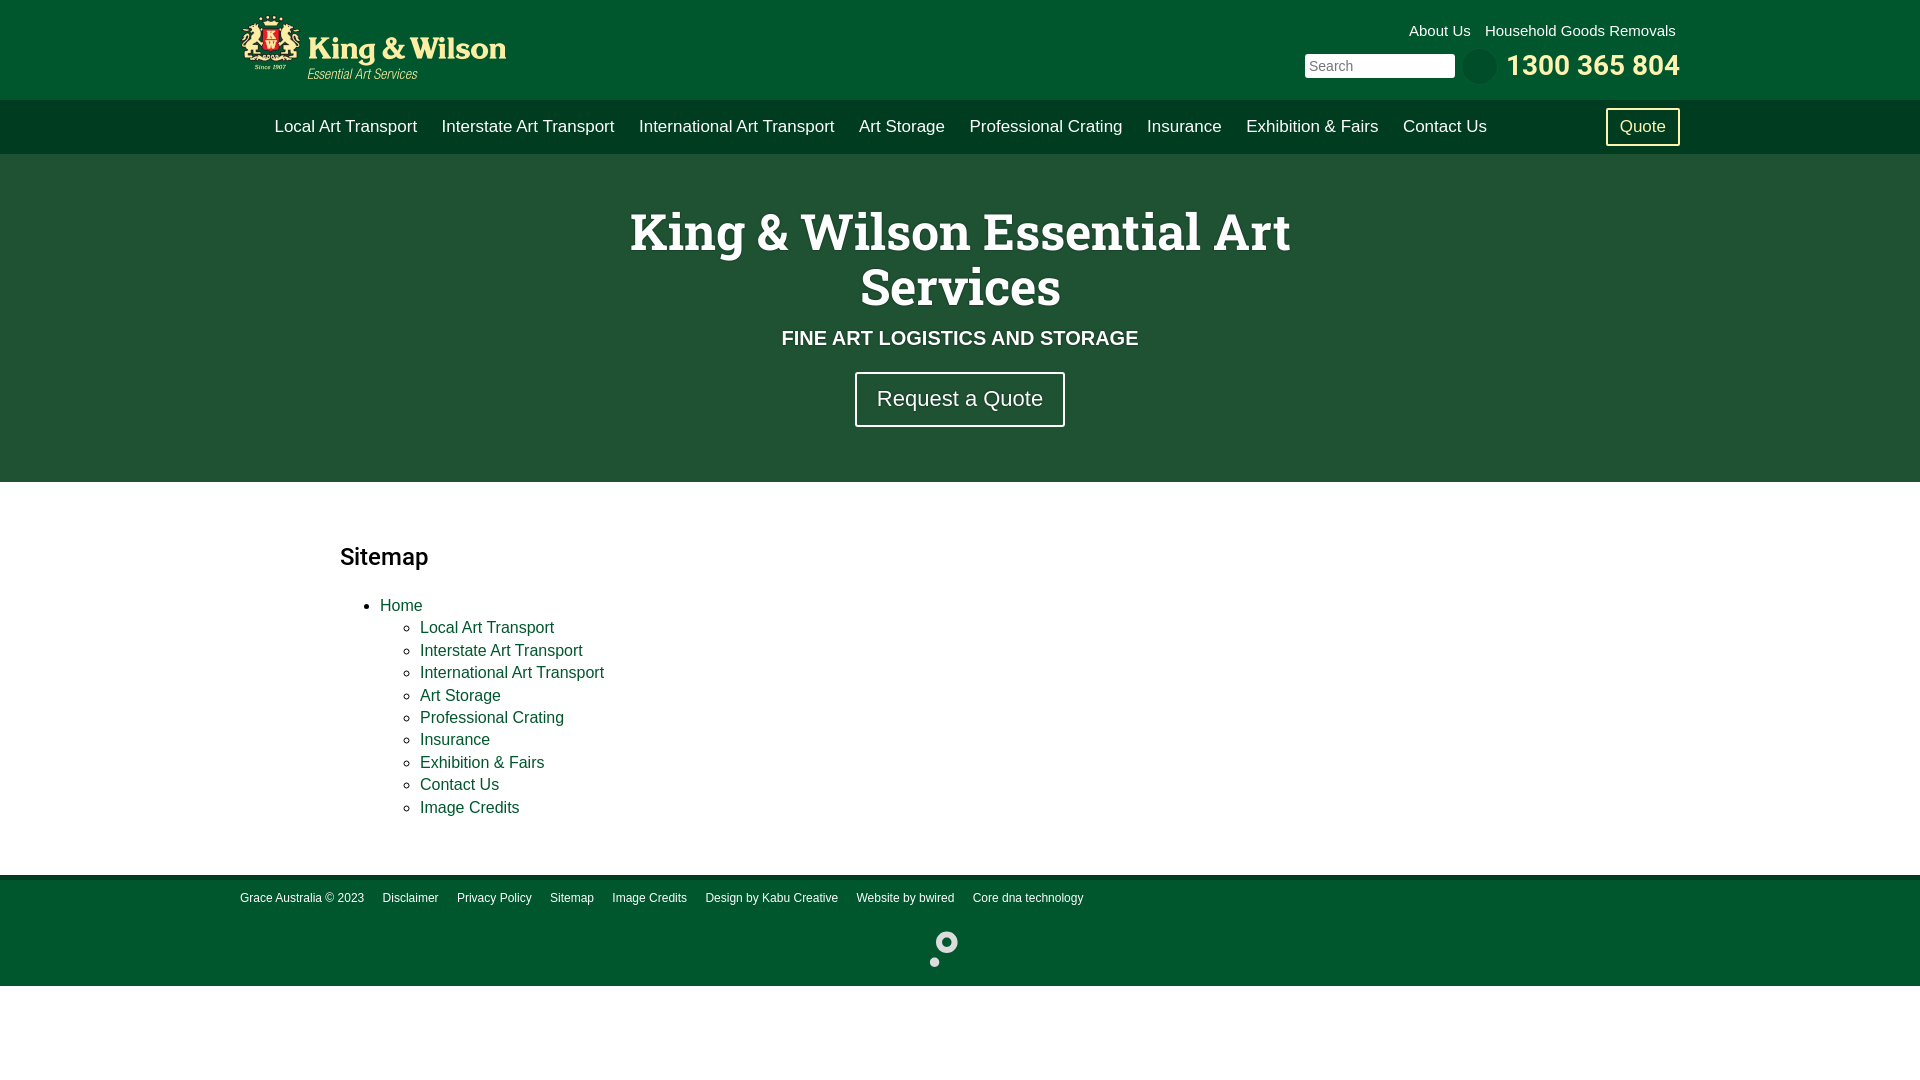 This screenshot has height=1080, width=1920. I want to click on 'Local Art Transport', so click(263, 127).